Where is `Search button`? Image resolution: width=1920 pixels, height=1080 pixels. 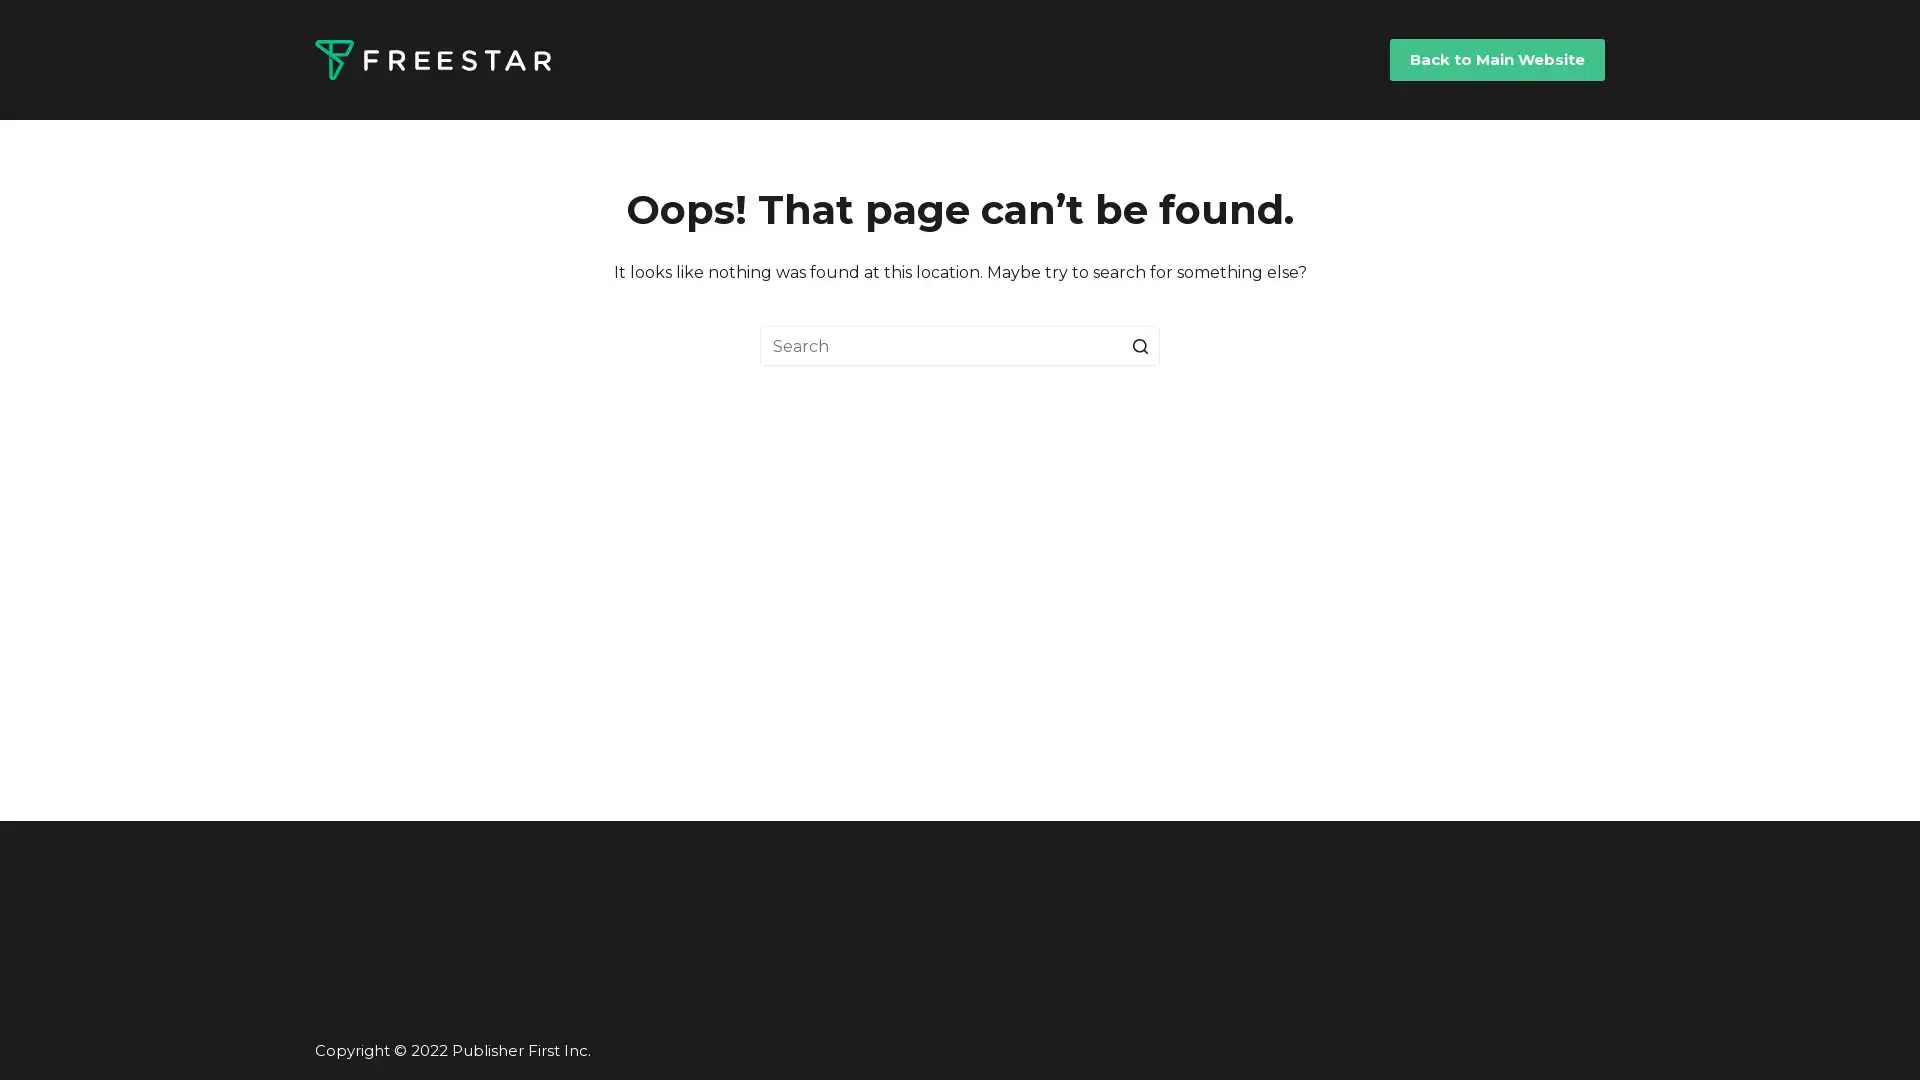
Search button is located at coordinates (1140, 396).